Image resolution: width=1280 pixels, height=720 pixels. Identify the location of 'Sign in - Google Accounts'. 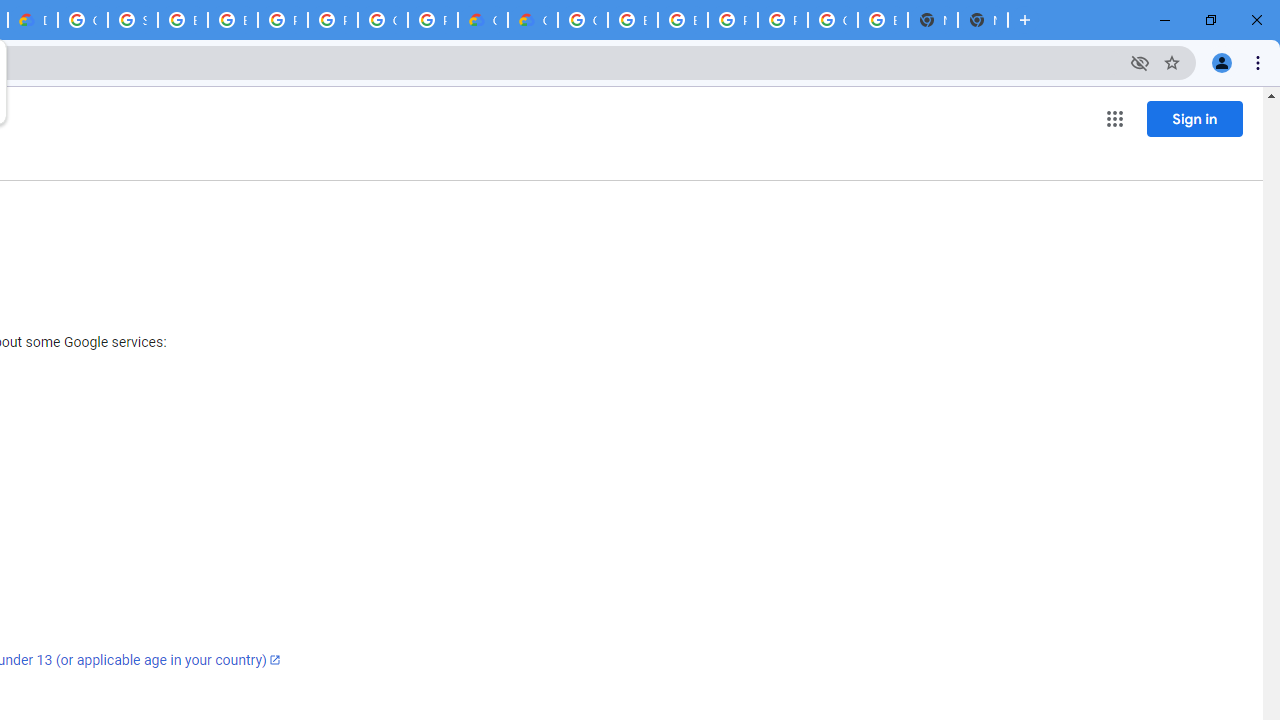
(131, 20).